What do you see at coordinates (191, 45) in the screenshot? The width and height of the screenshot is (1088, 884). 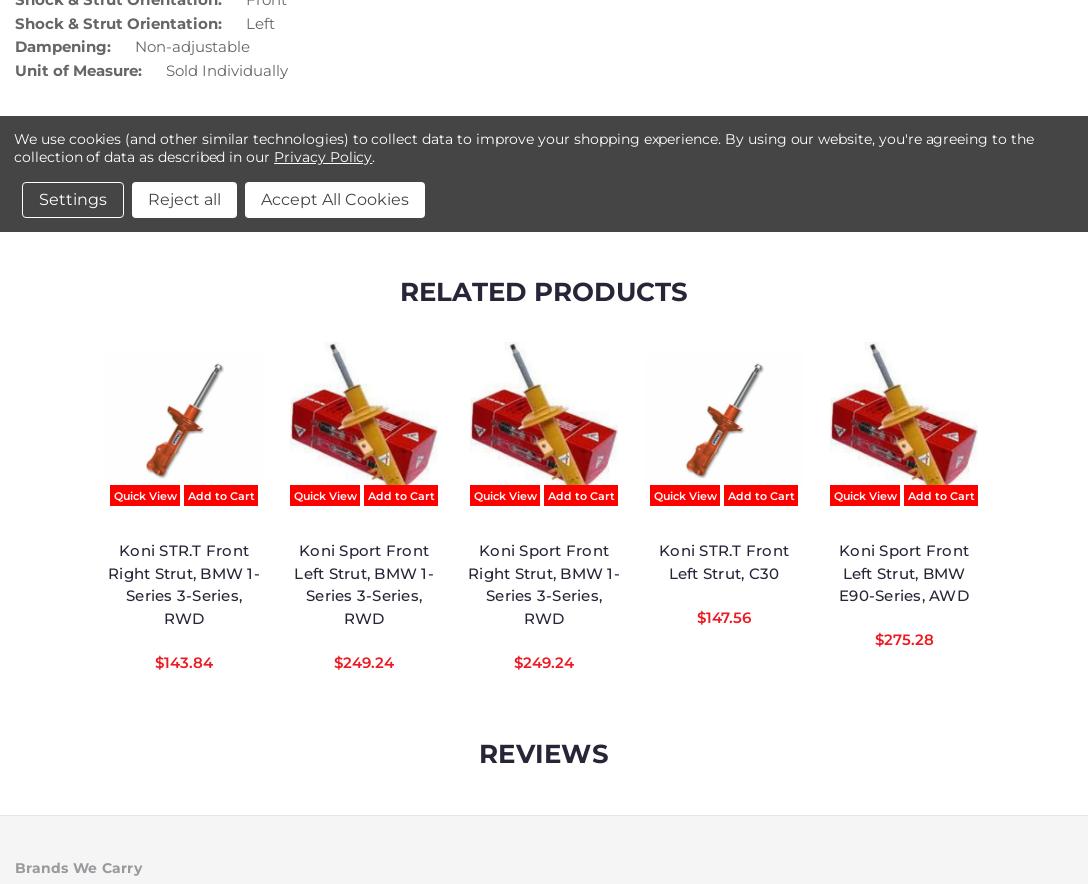 I see `'Non-adjustable'` at bounding box center [191, 45].